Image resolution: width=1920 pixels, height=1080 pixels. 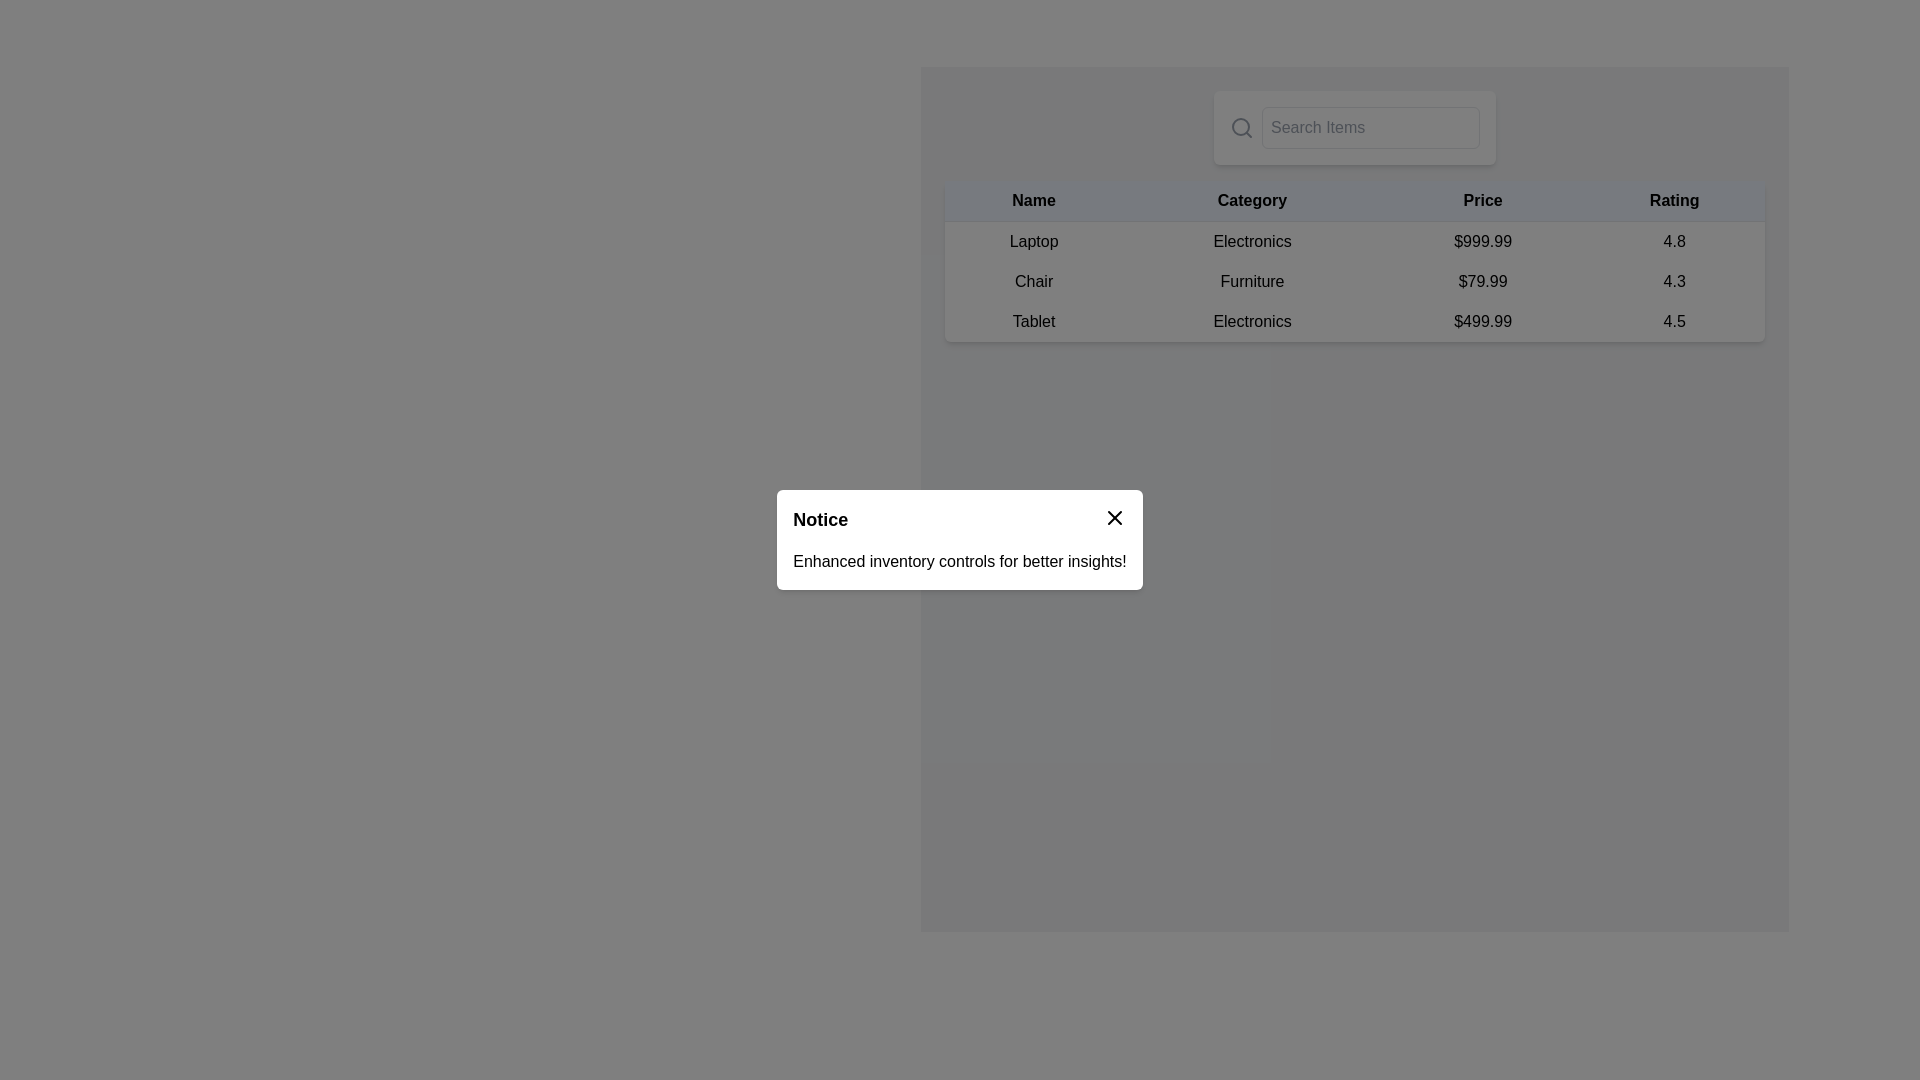 What do you see at coordinates (1034, 320) in the screenshot?
I see `the text label displaying 'Tablet' located` at bounding box center [1034, 320].